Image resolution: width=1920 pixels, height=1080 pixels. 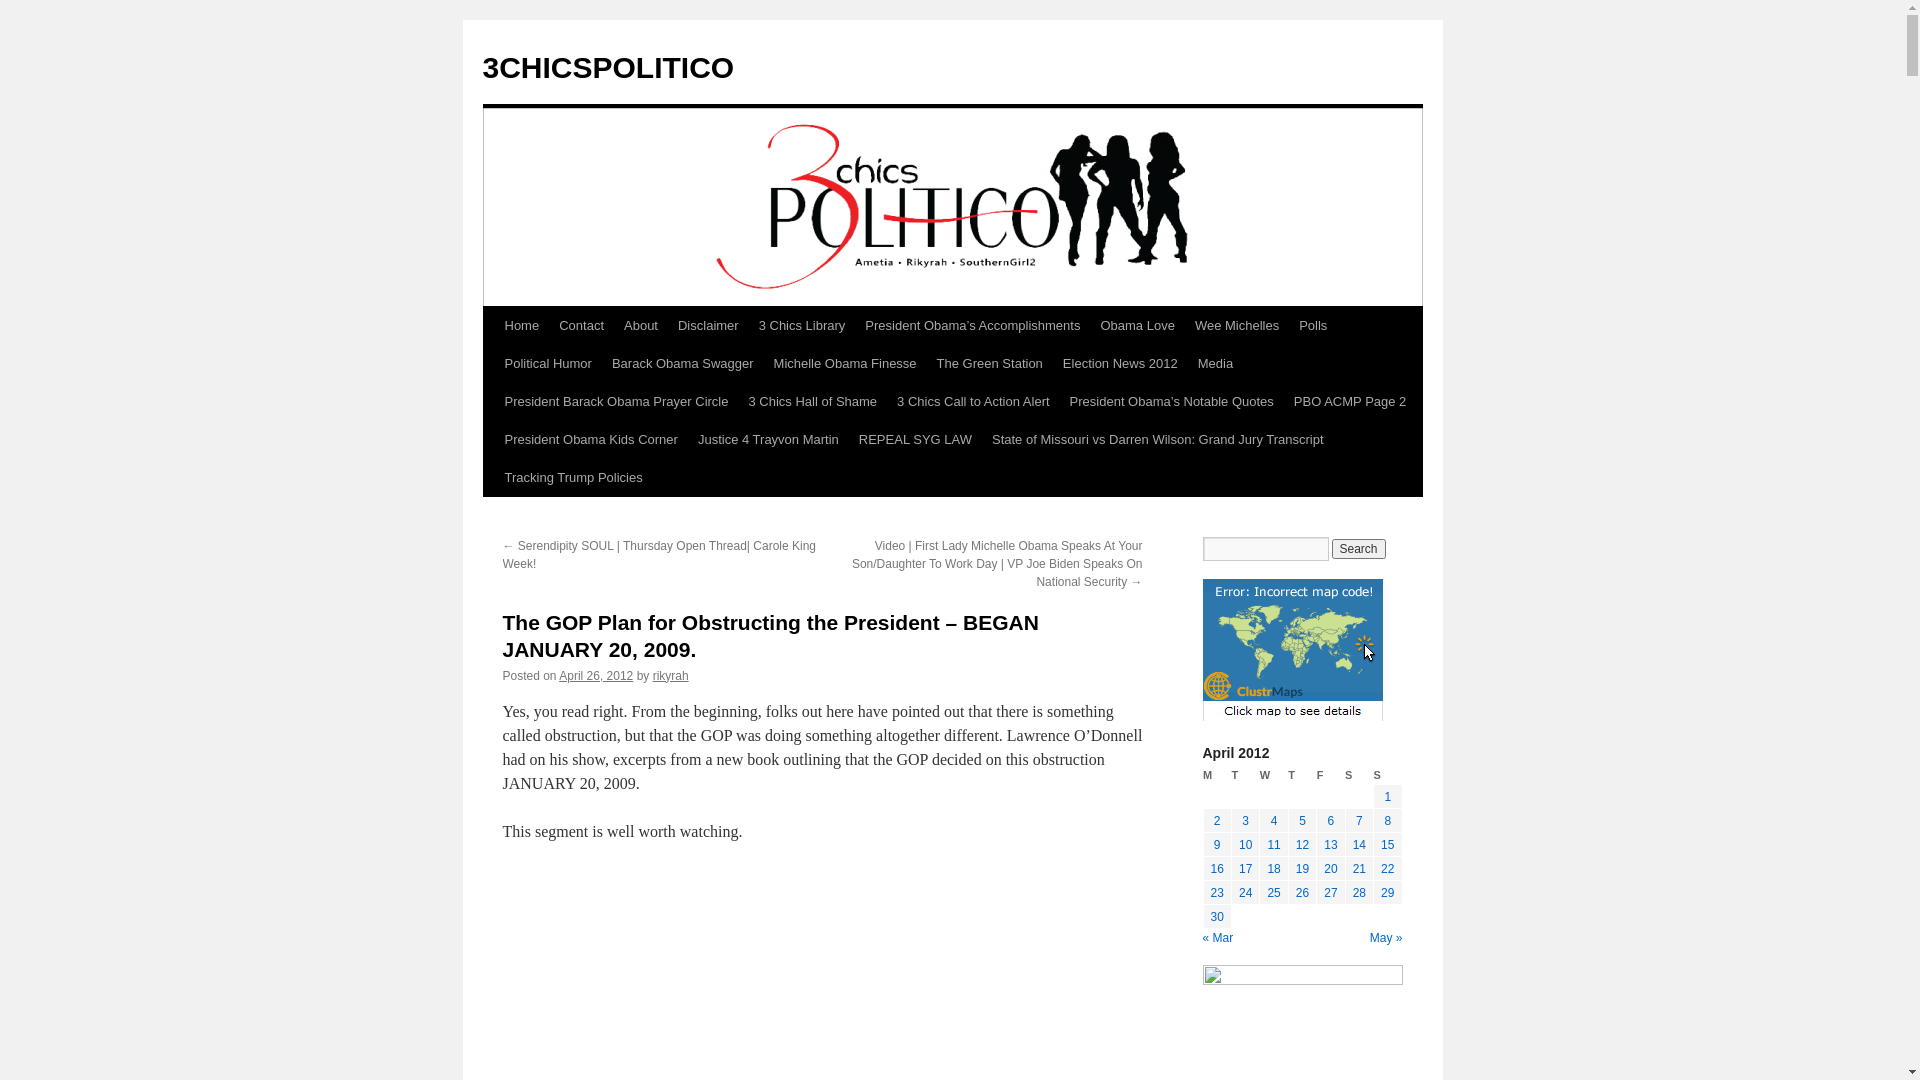 What do you see at coordinates (1324, 892) in the screenshot?
I see `'27'` at bounding box center [1324, 892].